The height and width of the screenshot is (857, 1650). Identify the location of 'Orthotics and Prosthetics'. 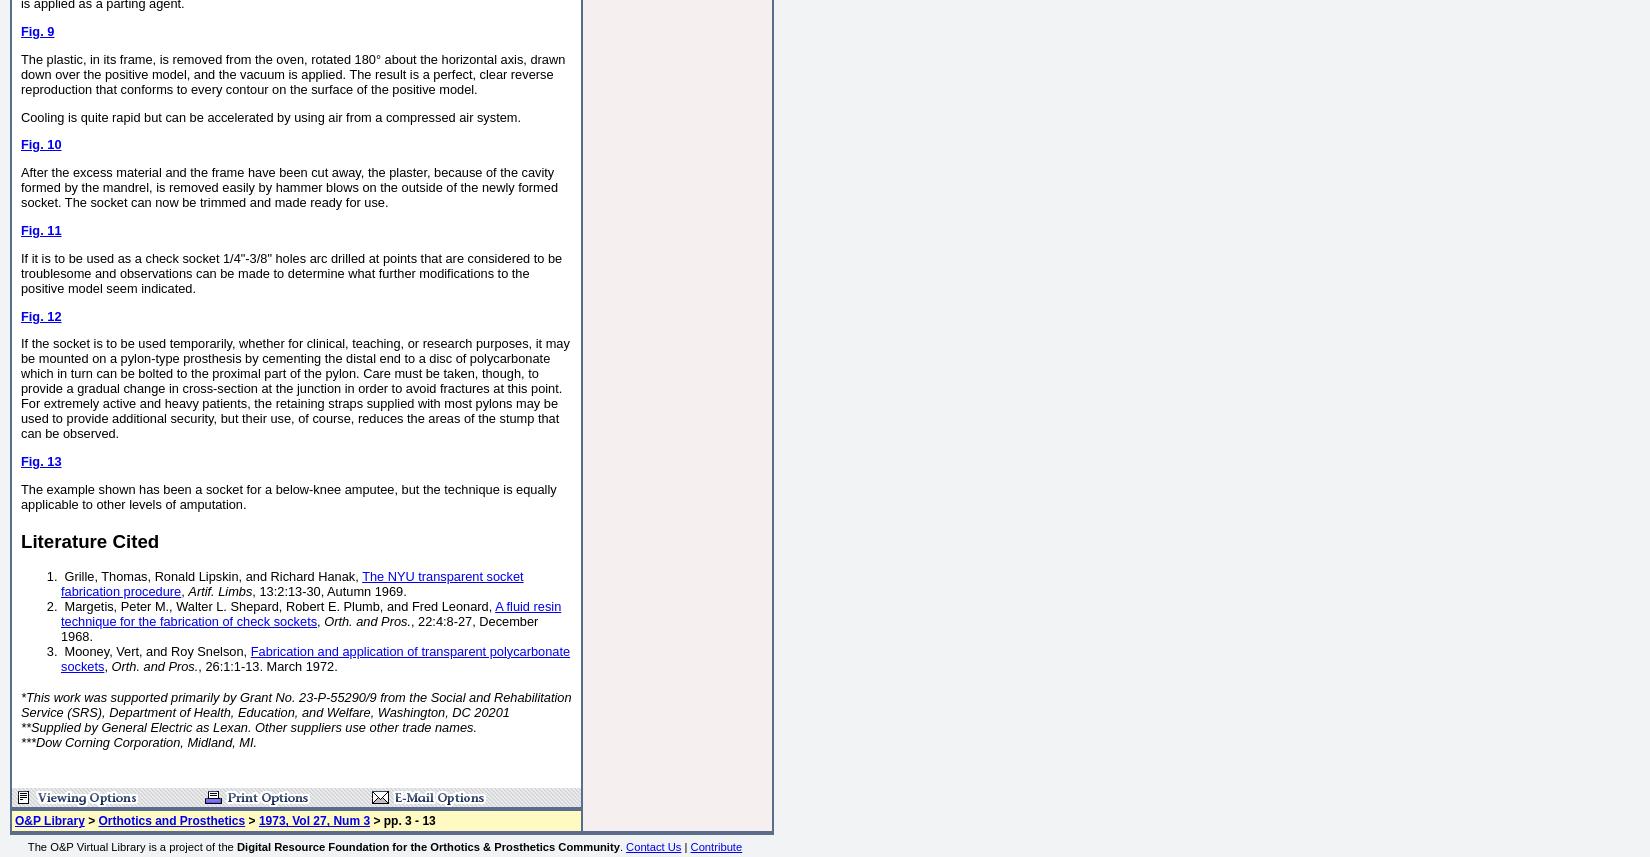
(171, 820).